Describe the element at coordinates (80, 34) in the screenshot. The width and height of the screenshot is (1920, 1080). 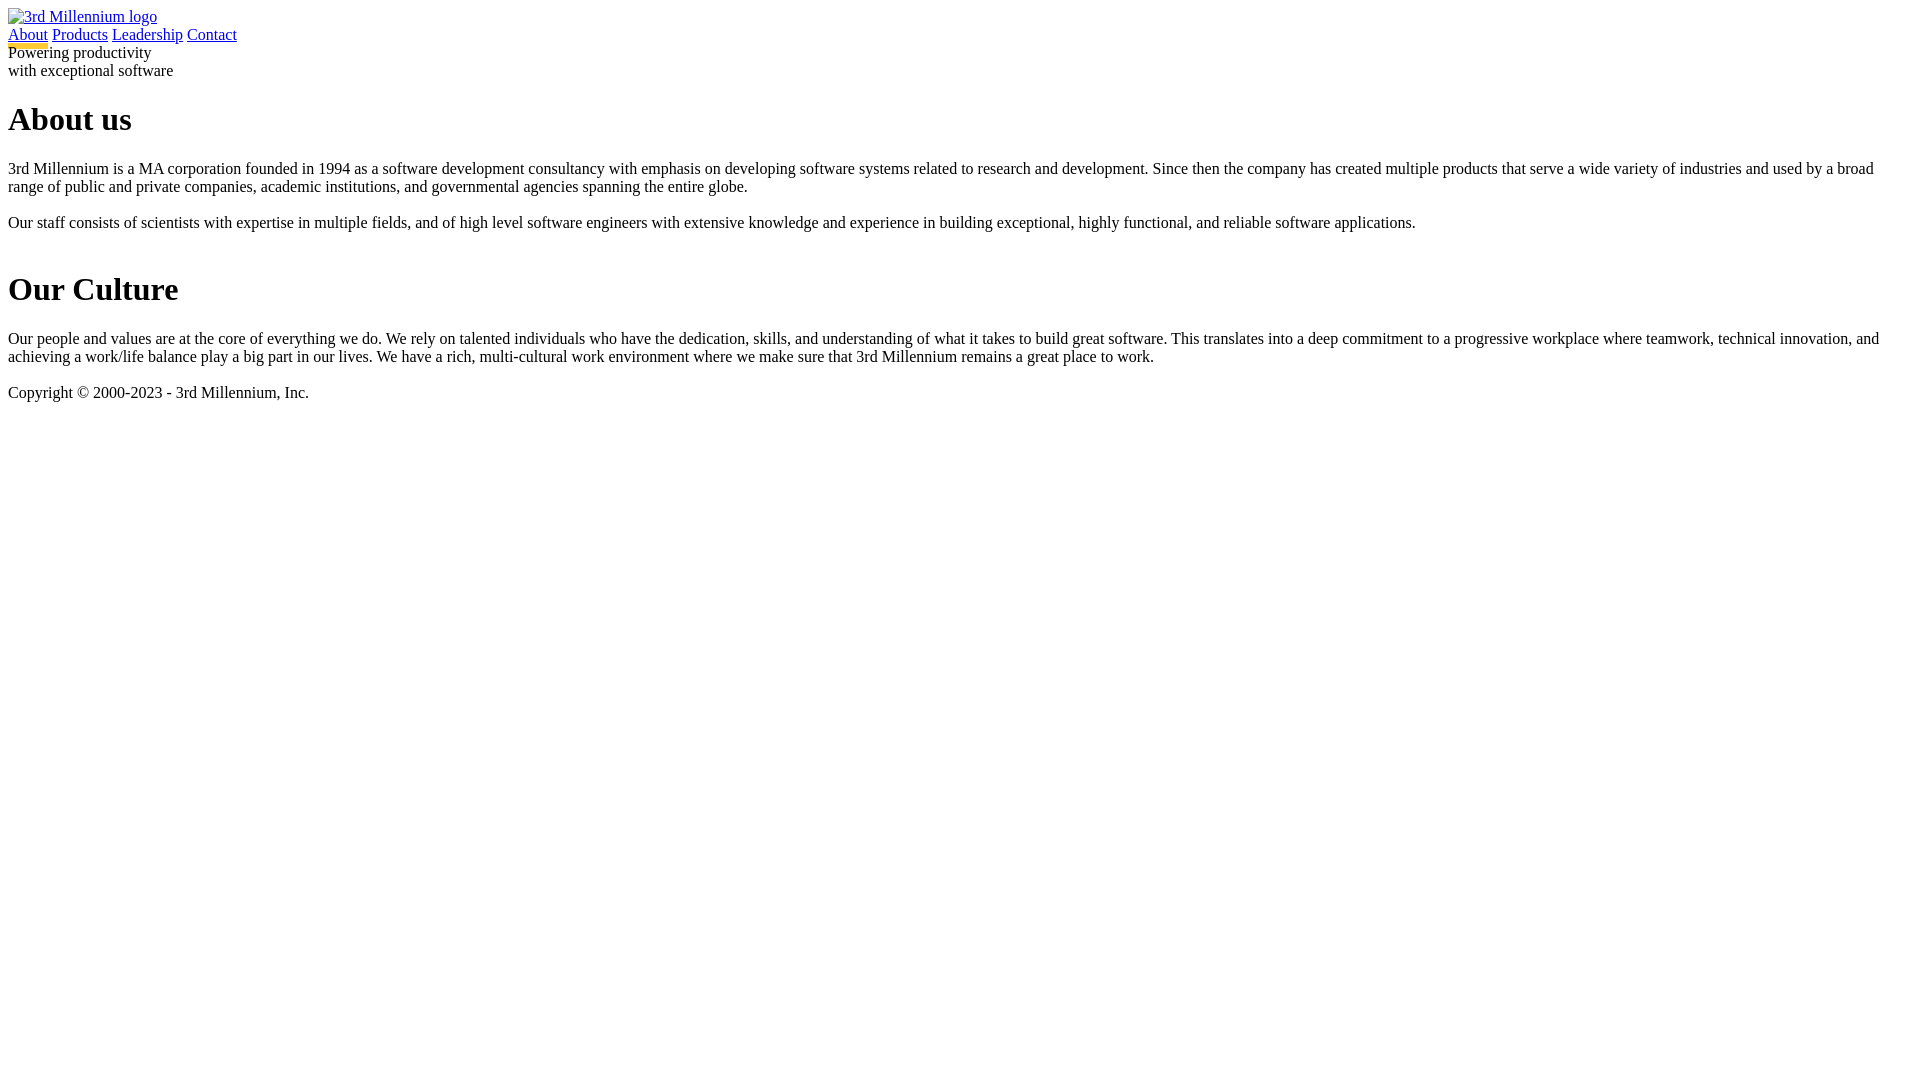
I see `'Products'` at that location.